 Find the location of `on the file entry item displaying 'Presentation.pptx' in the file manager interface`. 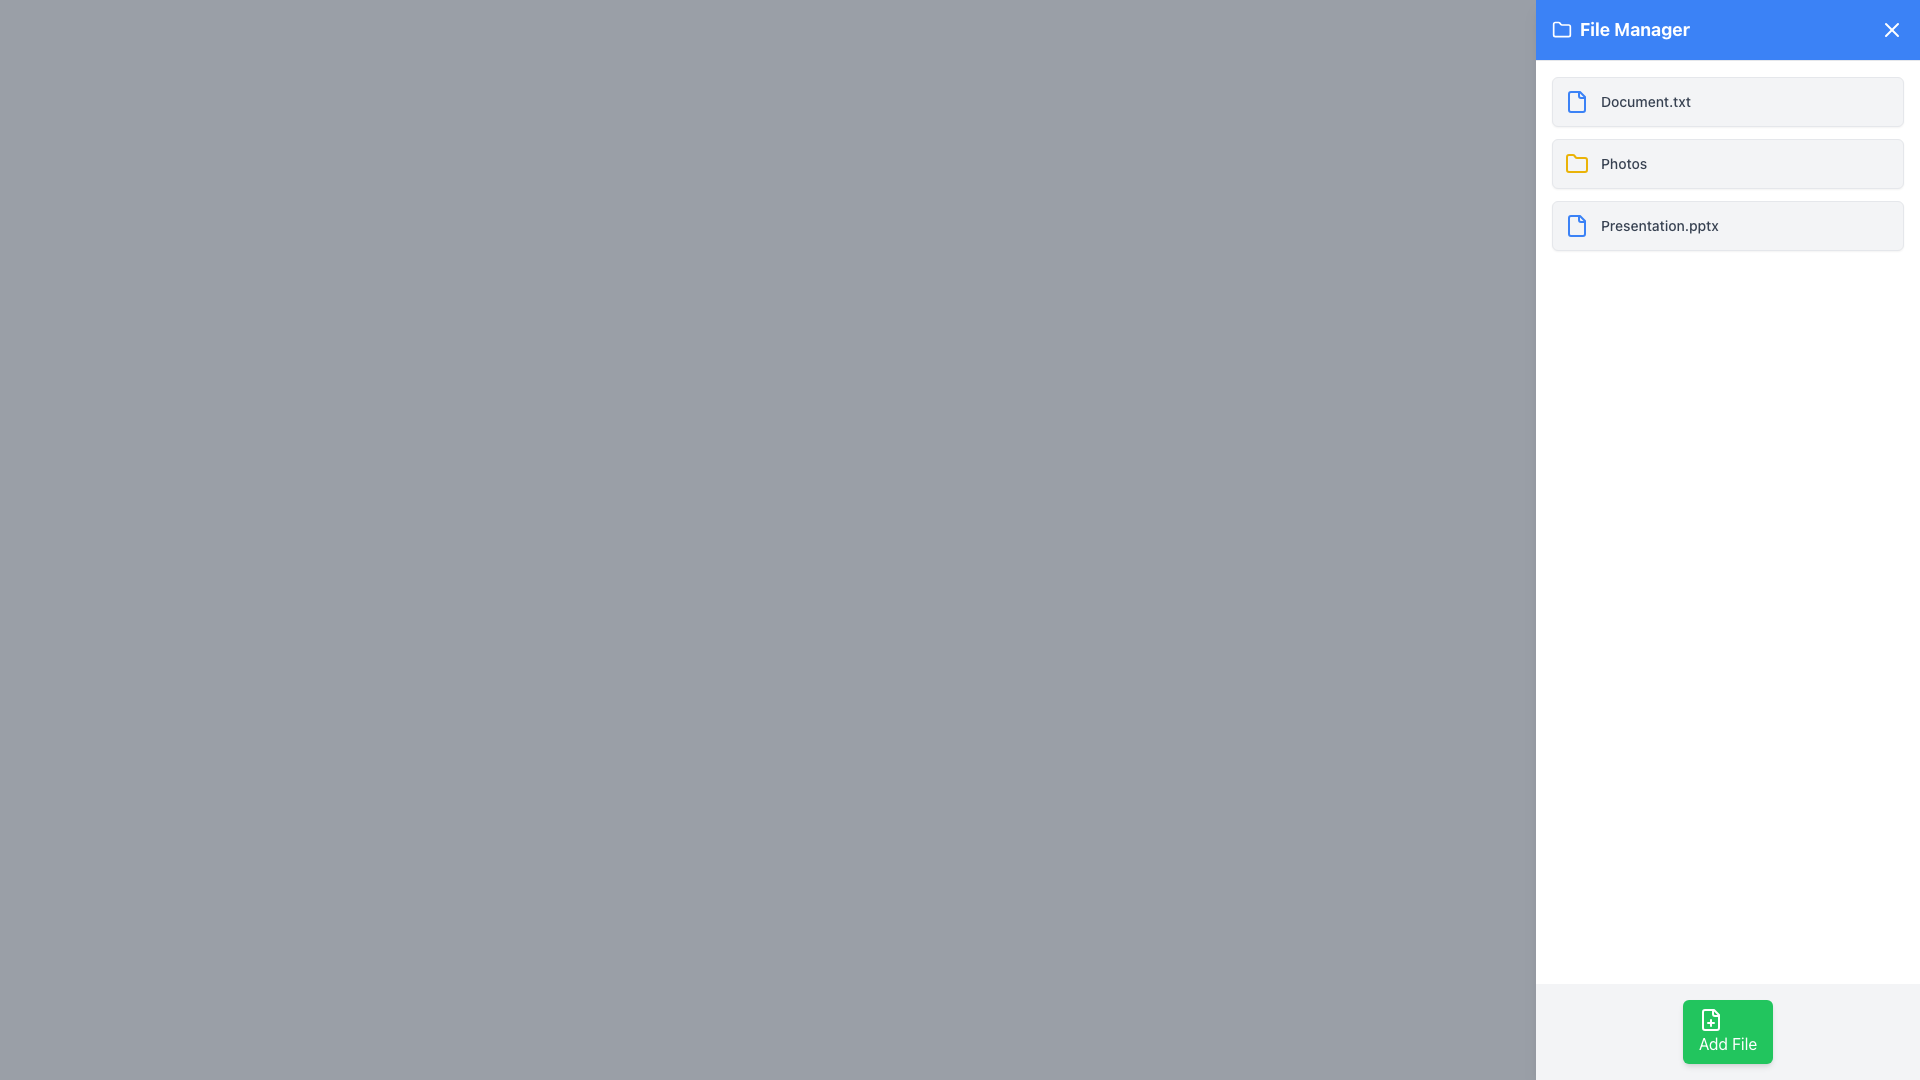

on the file entry item displaying 'Presentation.pptx' in the file manager interface is located at coordinates (1727, 225).